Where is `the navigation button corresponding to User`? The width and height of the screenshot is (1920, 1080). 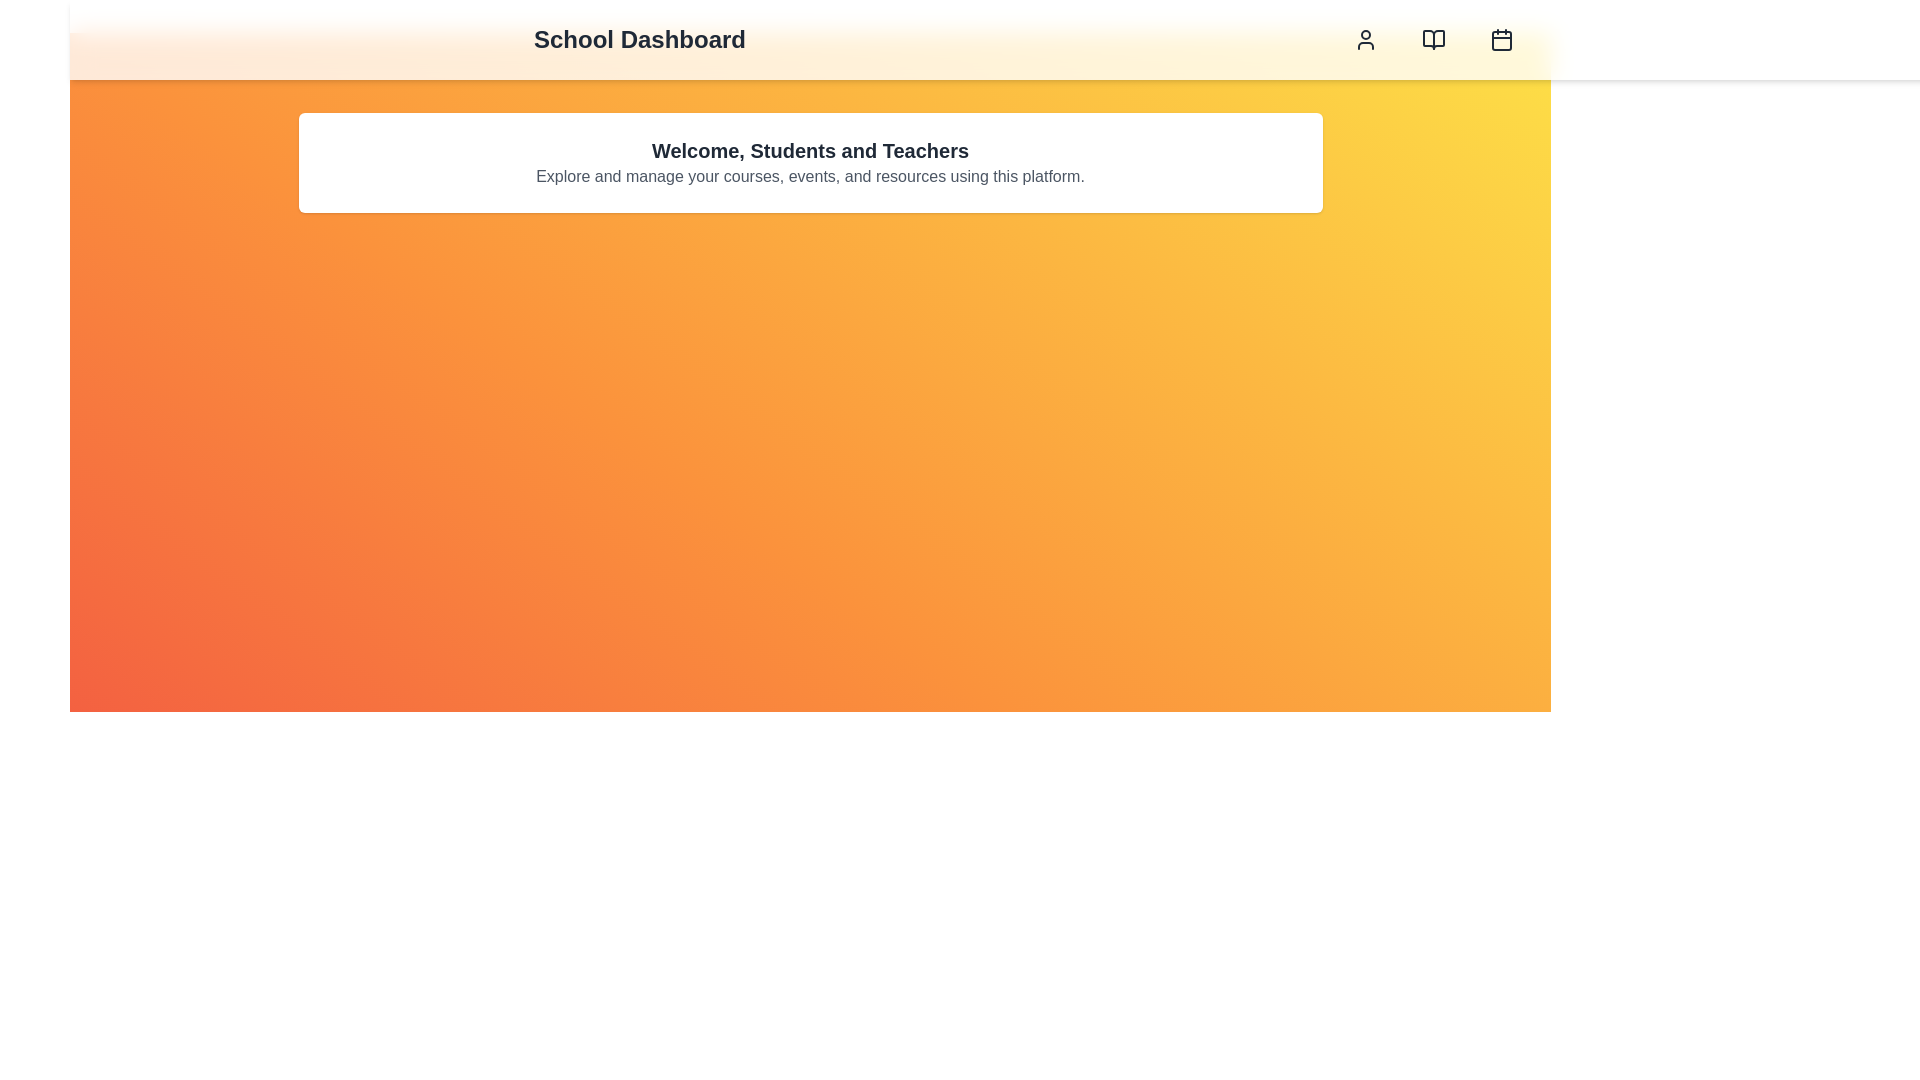
the navigation button corresponding to User is located at coordinates (1365, 39).